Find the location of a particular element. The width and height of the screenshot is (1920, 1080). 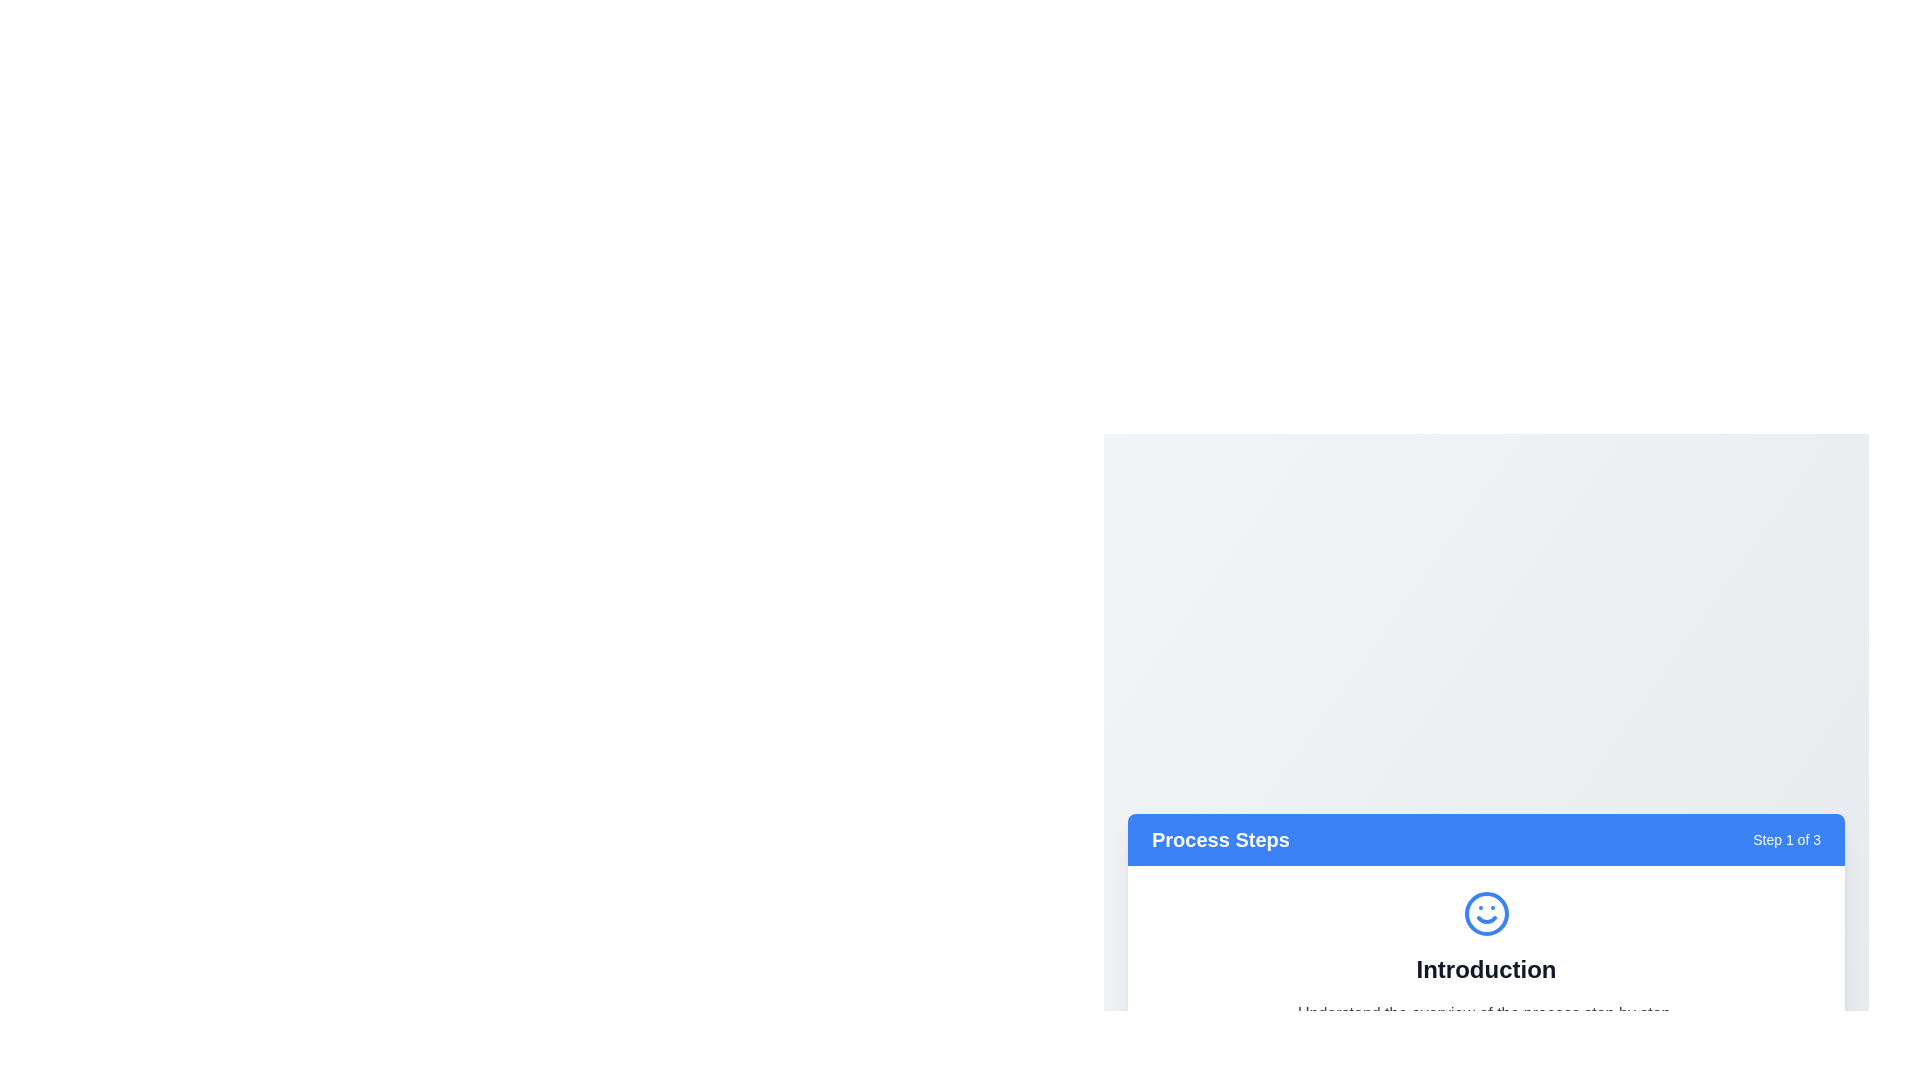

the static text label indicating the current step in the process, which is positioned within a blue rectangular header and aligned with the 'Process Steps' text element is located at coordinates (1787, 839).